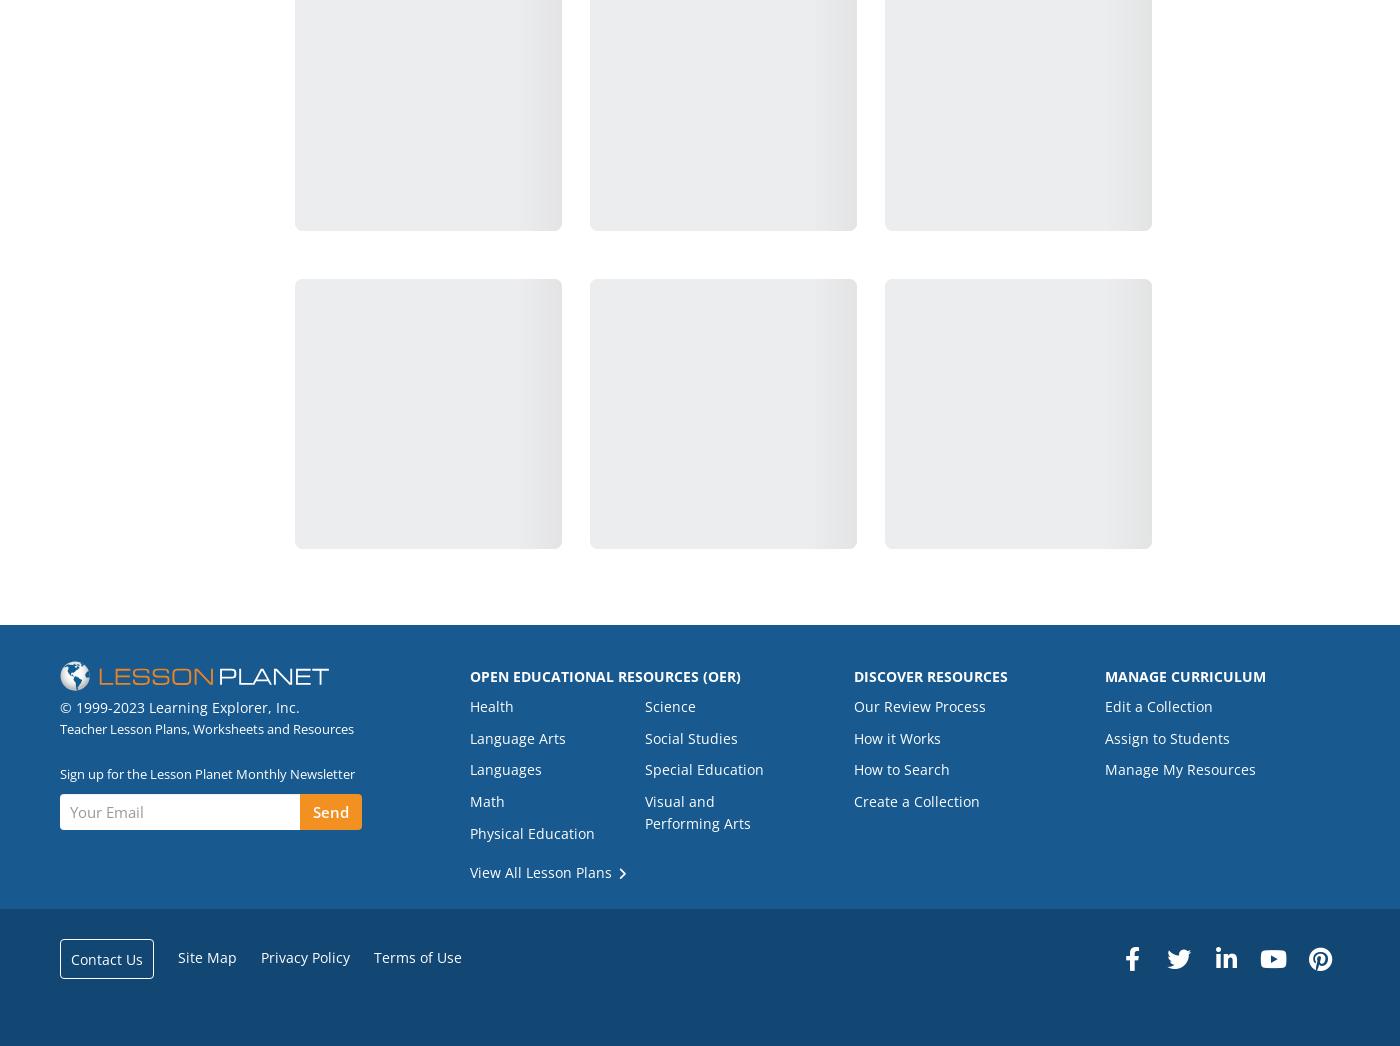 Image resolution: width=1400 pixels, height=1046 pixels. Describe the element at coordinates (541, 871) in the screenshot. I see `'View All Lesson Plans'` at that location.